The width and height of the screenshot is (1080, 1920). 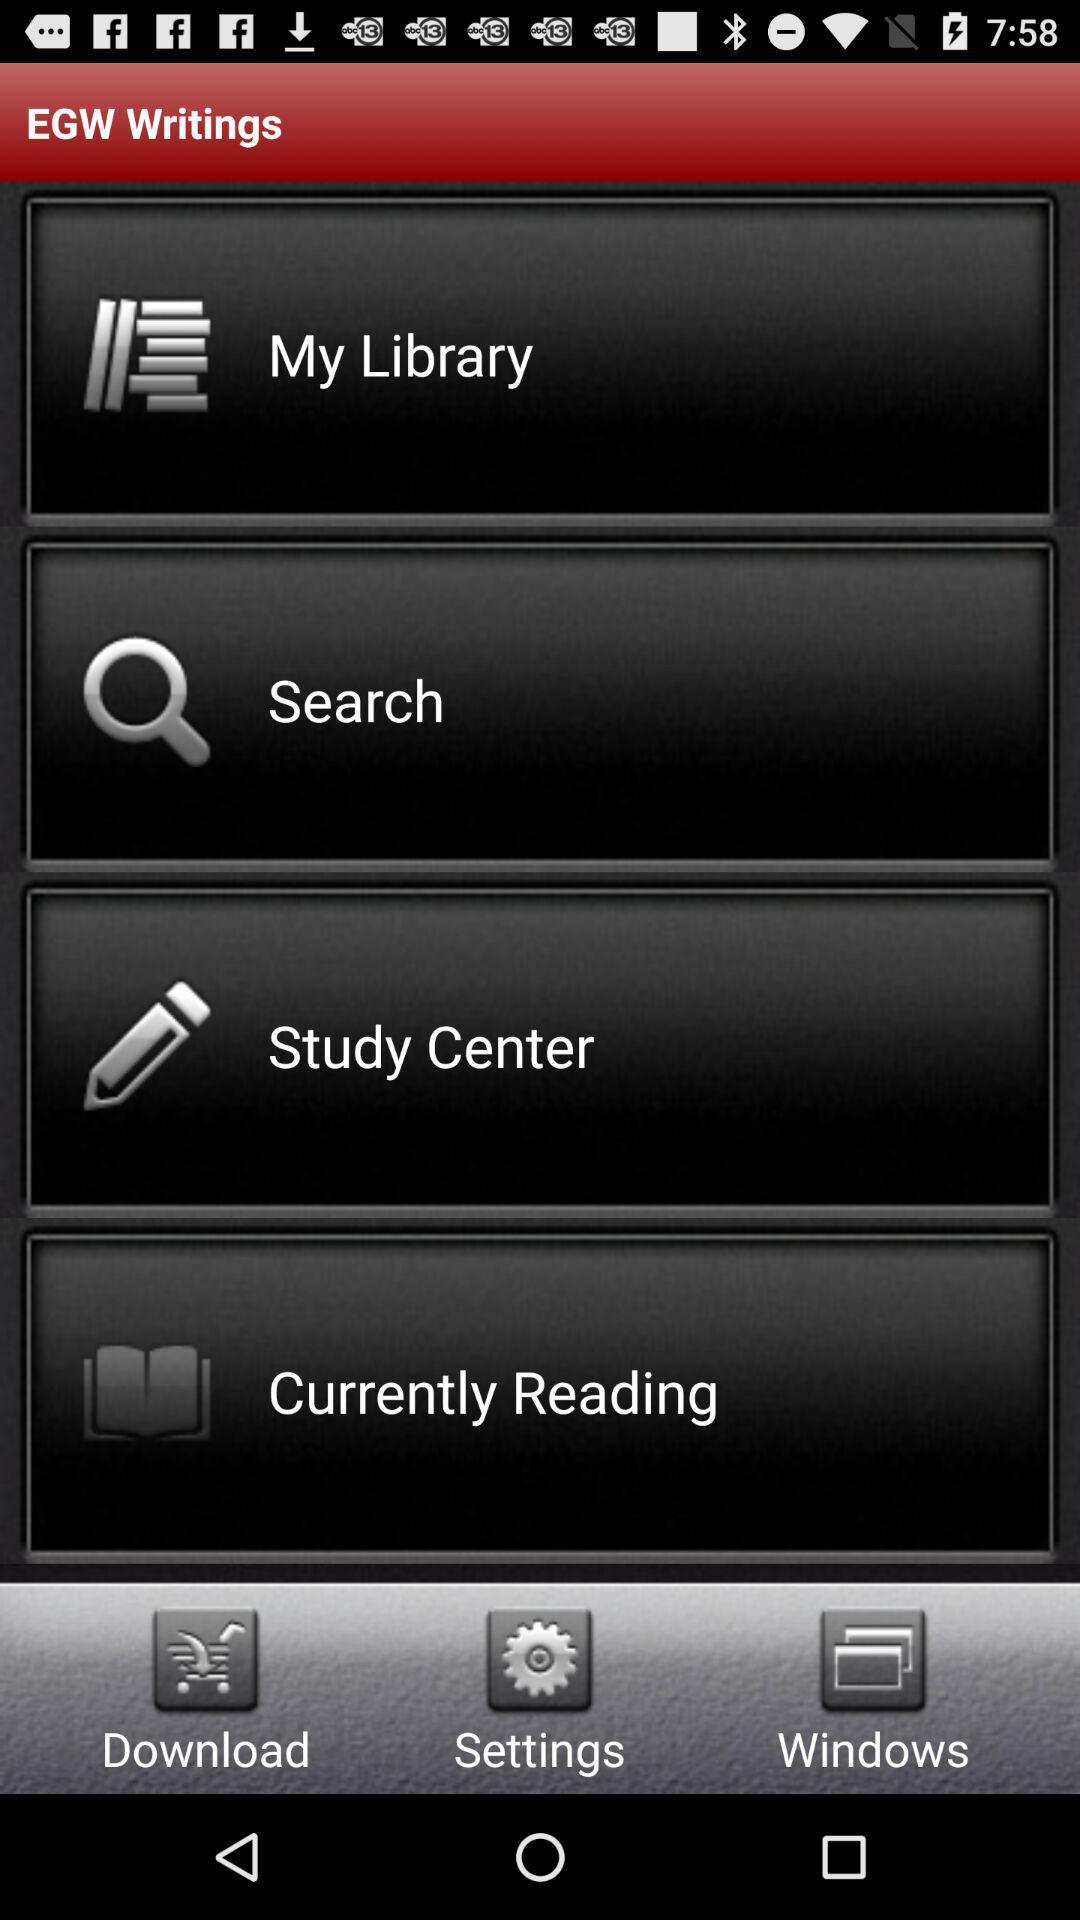 What do you see at coordinates (538, 1660) in the screenshot?
I see `the app next to download icon` at bounding box center [538, 1660].